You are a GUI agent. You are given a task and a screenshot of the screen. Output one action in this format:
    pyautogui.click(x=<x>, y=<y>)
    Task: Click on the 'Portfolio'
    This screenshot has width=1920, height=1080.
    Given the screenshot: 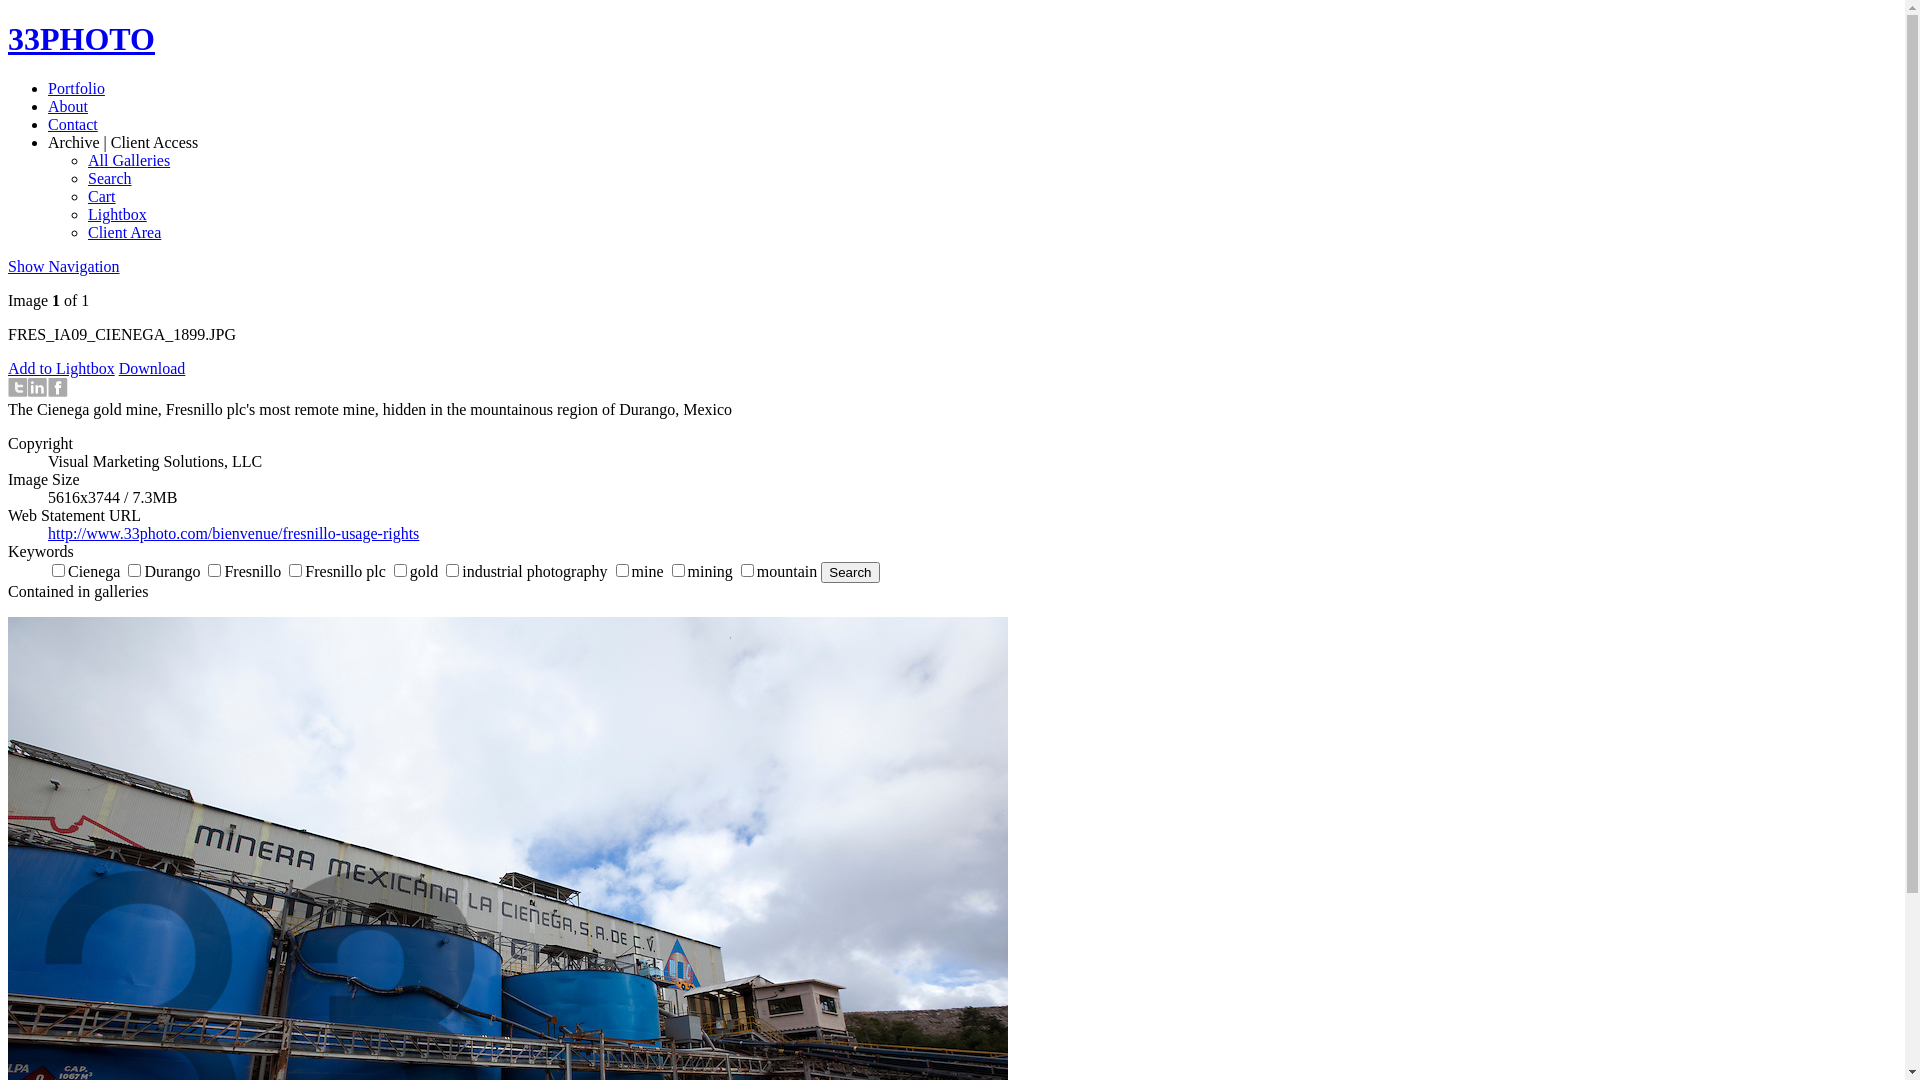 What is the action you would take?
    pyautogui.click(x=76, y=87)
    